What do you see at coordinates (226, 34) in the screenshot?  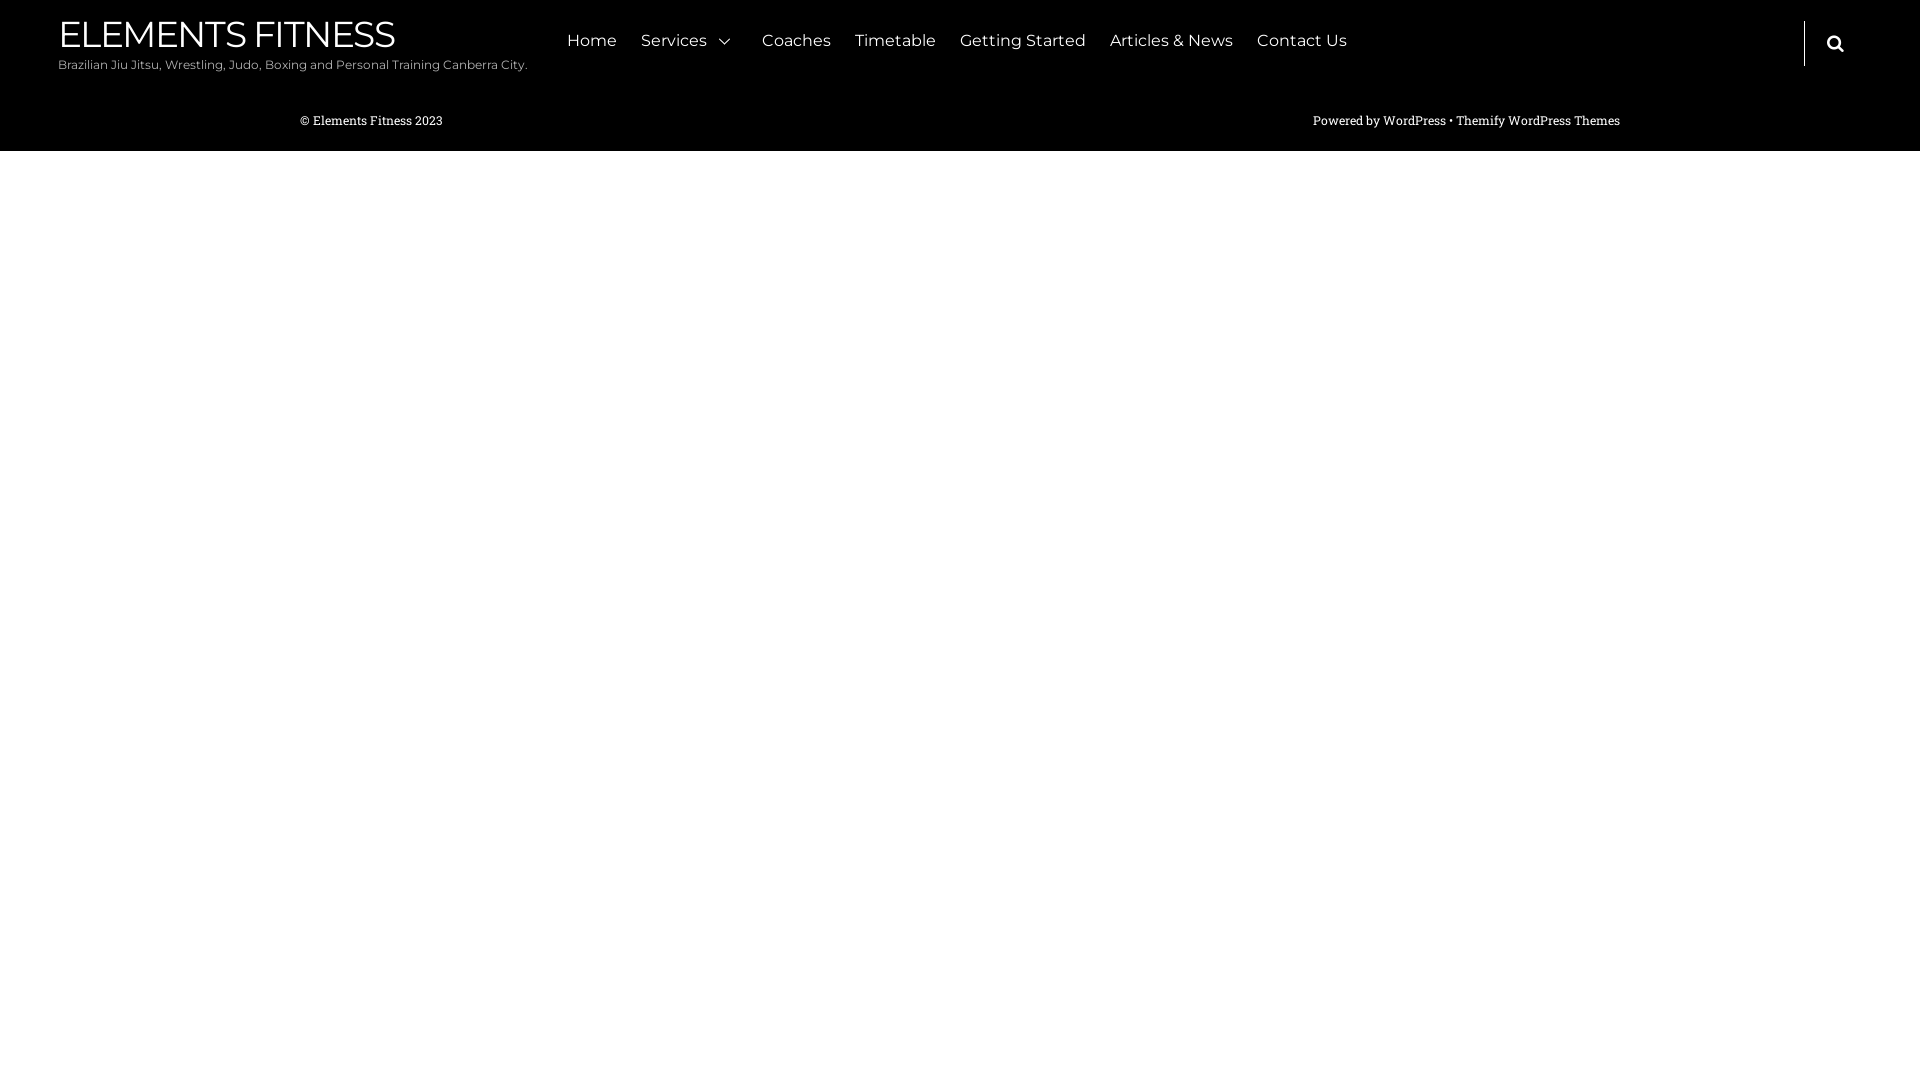 I see `'ELEMENTS FITNESS'` at bounding box center [226, 34].